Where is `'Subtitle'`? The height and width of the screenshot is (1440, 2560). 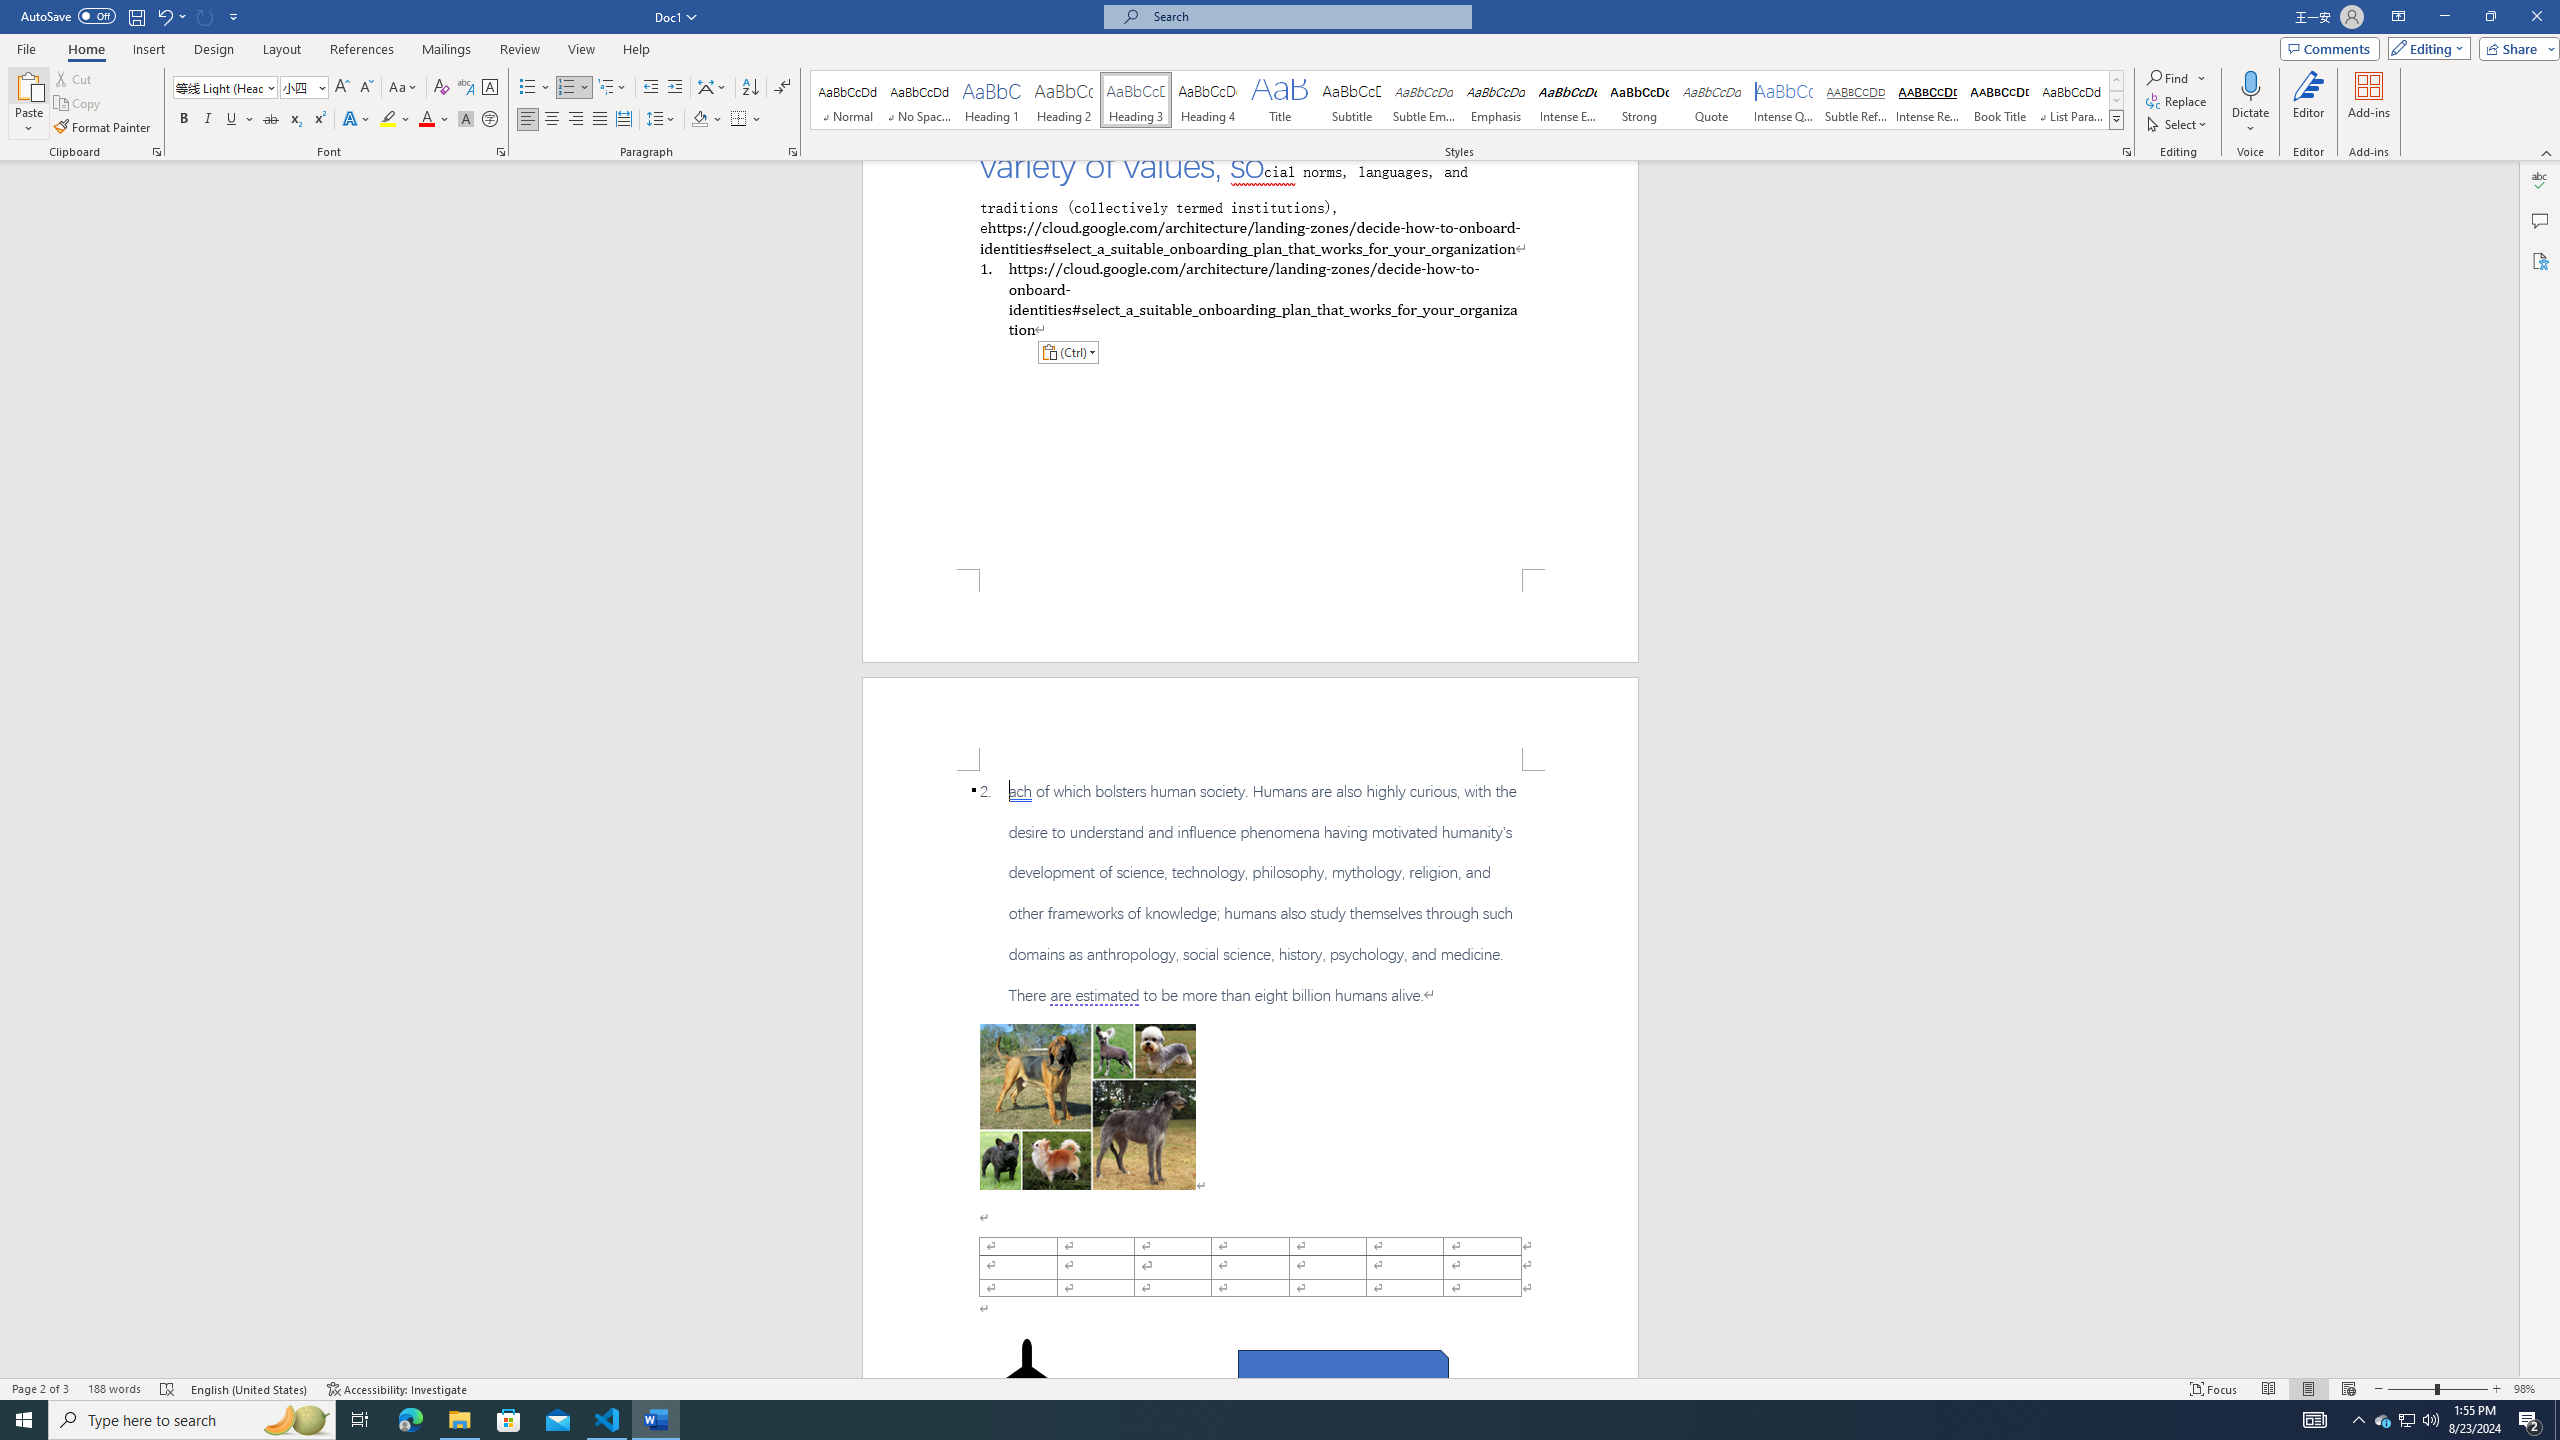 'Subtitle' is located at coordinates (1350, 99).